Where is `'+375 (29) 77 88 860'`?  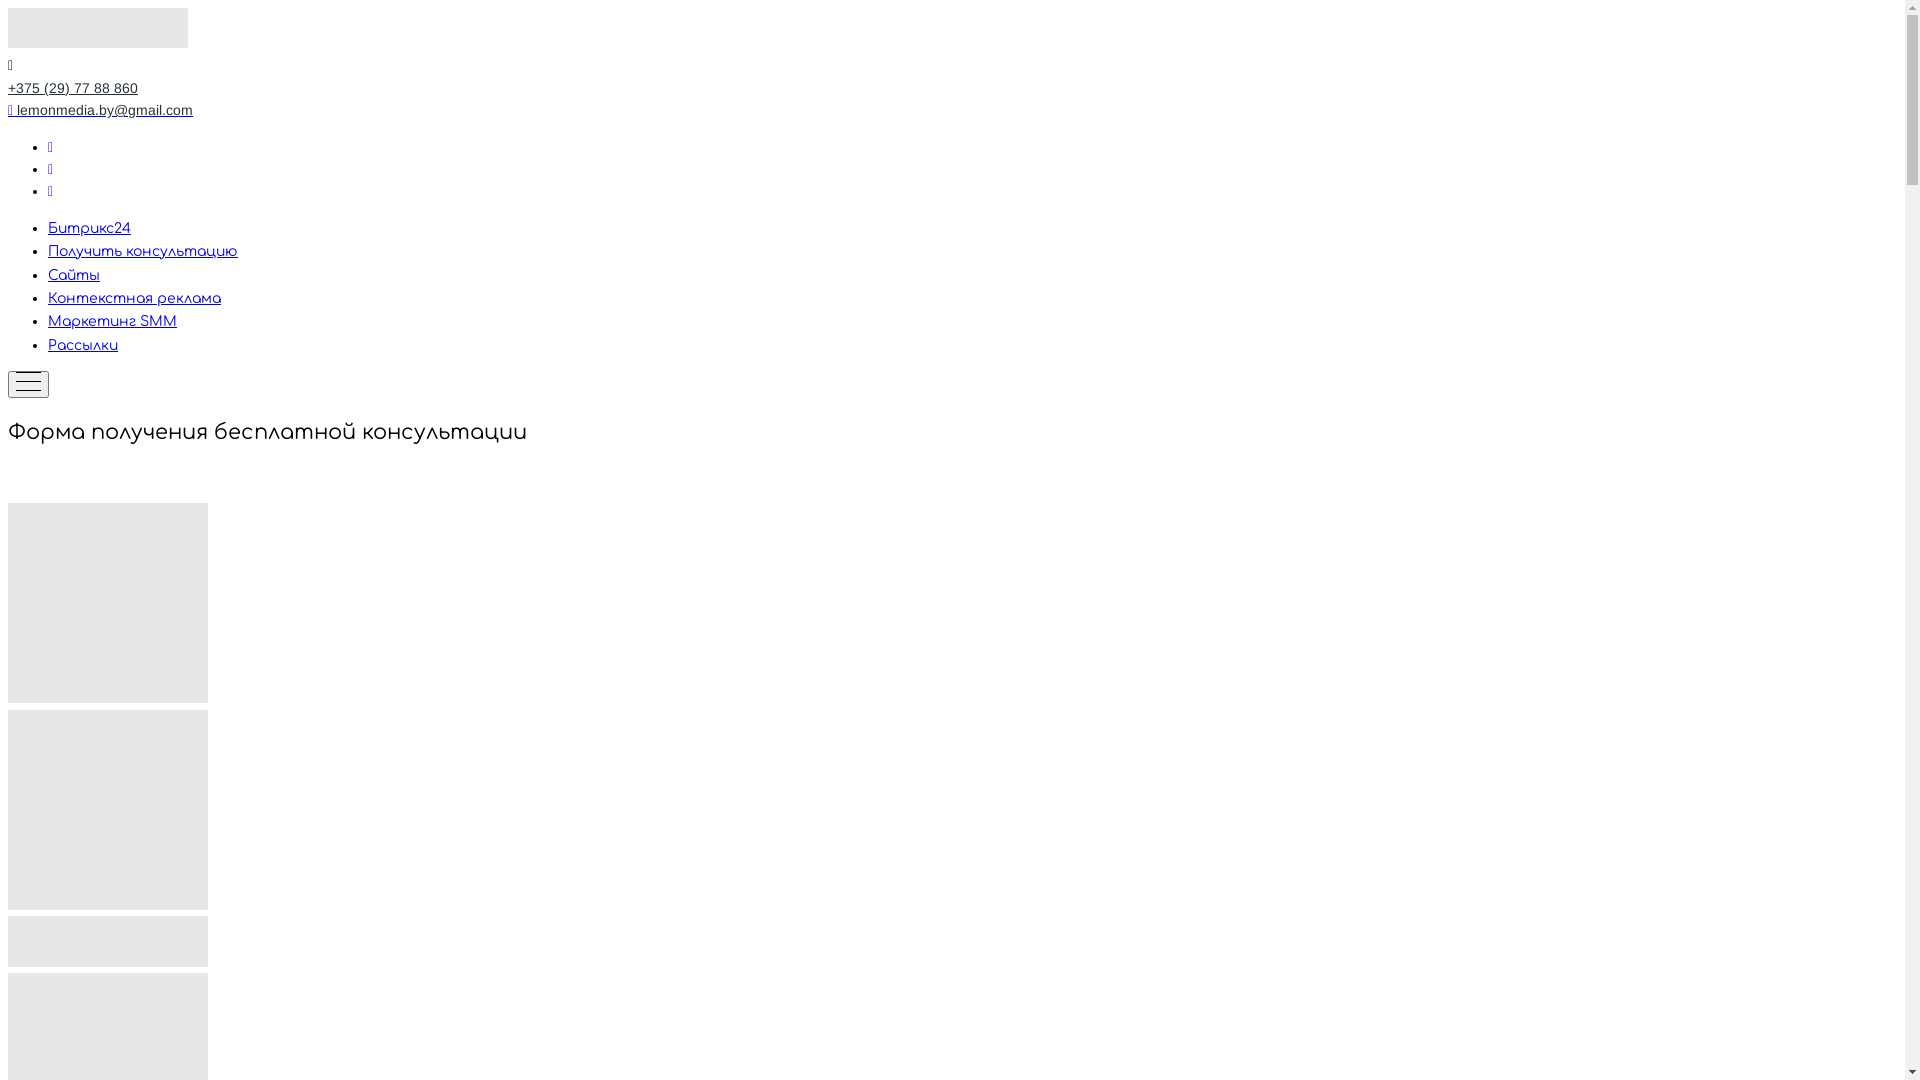
'+375 (29) 77 88 860' is located at coordinates (72, 87).